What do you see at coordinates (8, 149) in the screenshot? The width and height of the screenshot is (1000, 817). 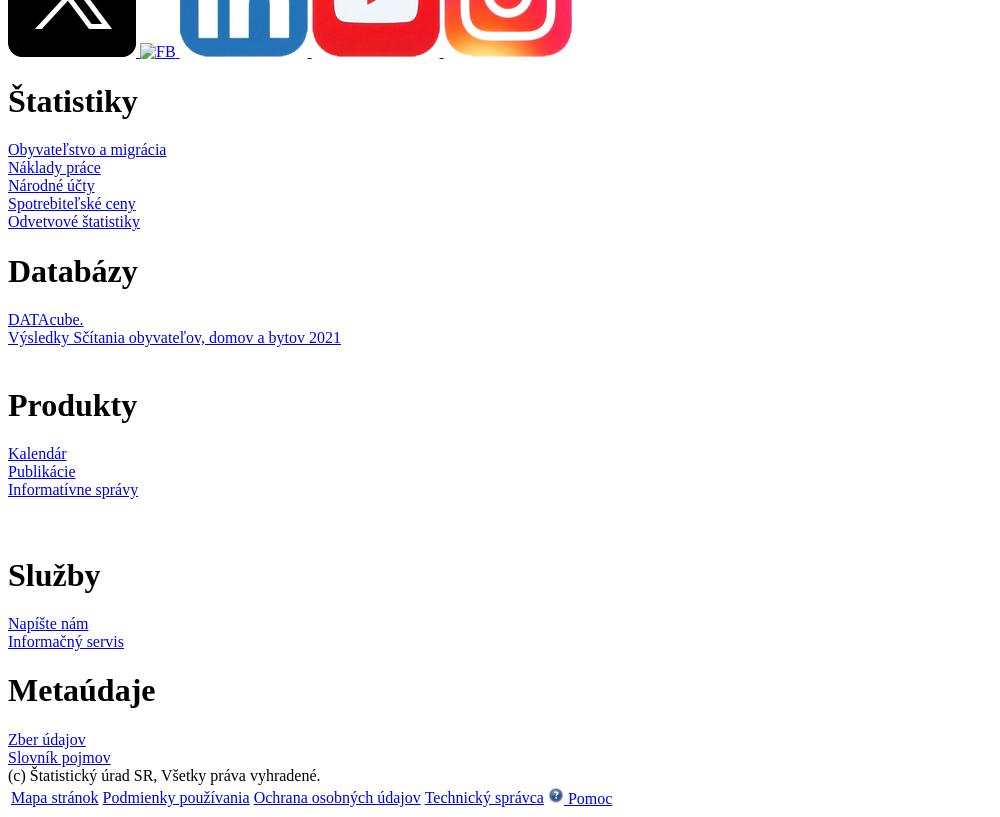 I see `'Obyvateľstvo a migrácia'` at bounding box center [8, 149].